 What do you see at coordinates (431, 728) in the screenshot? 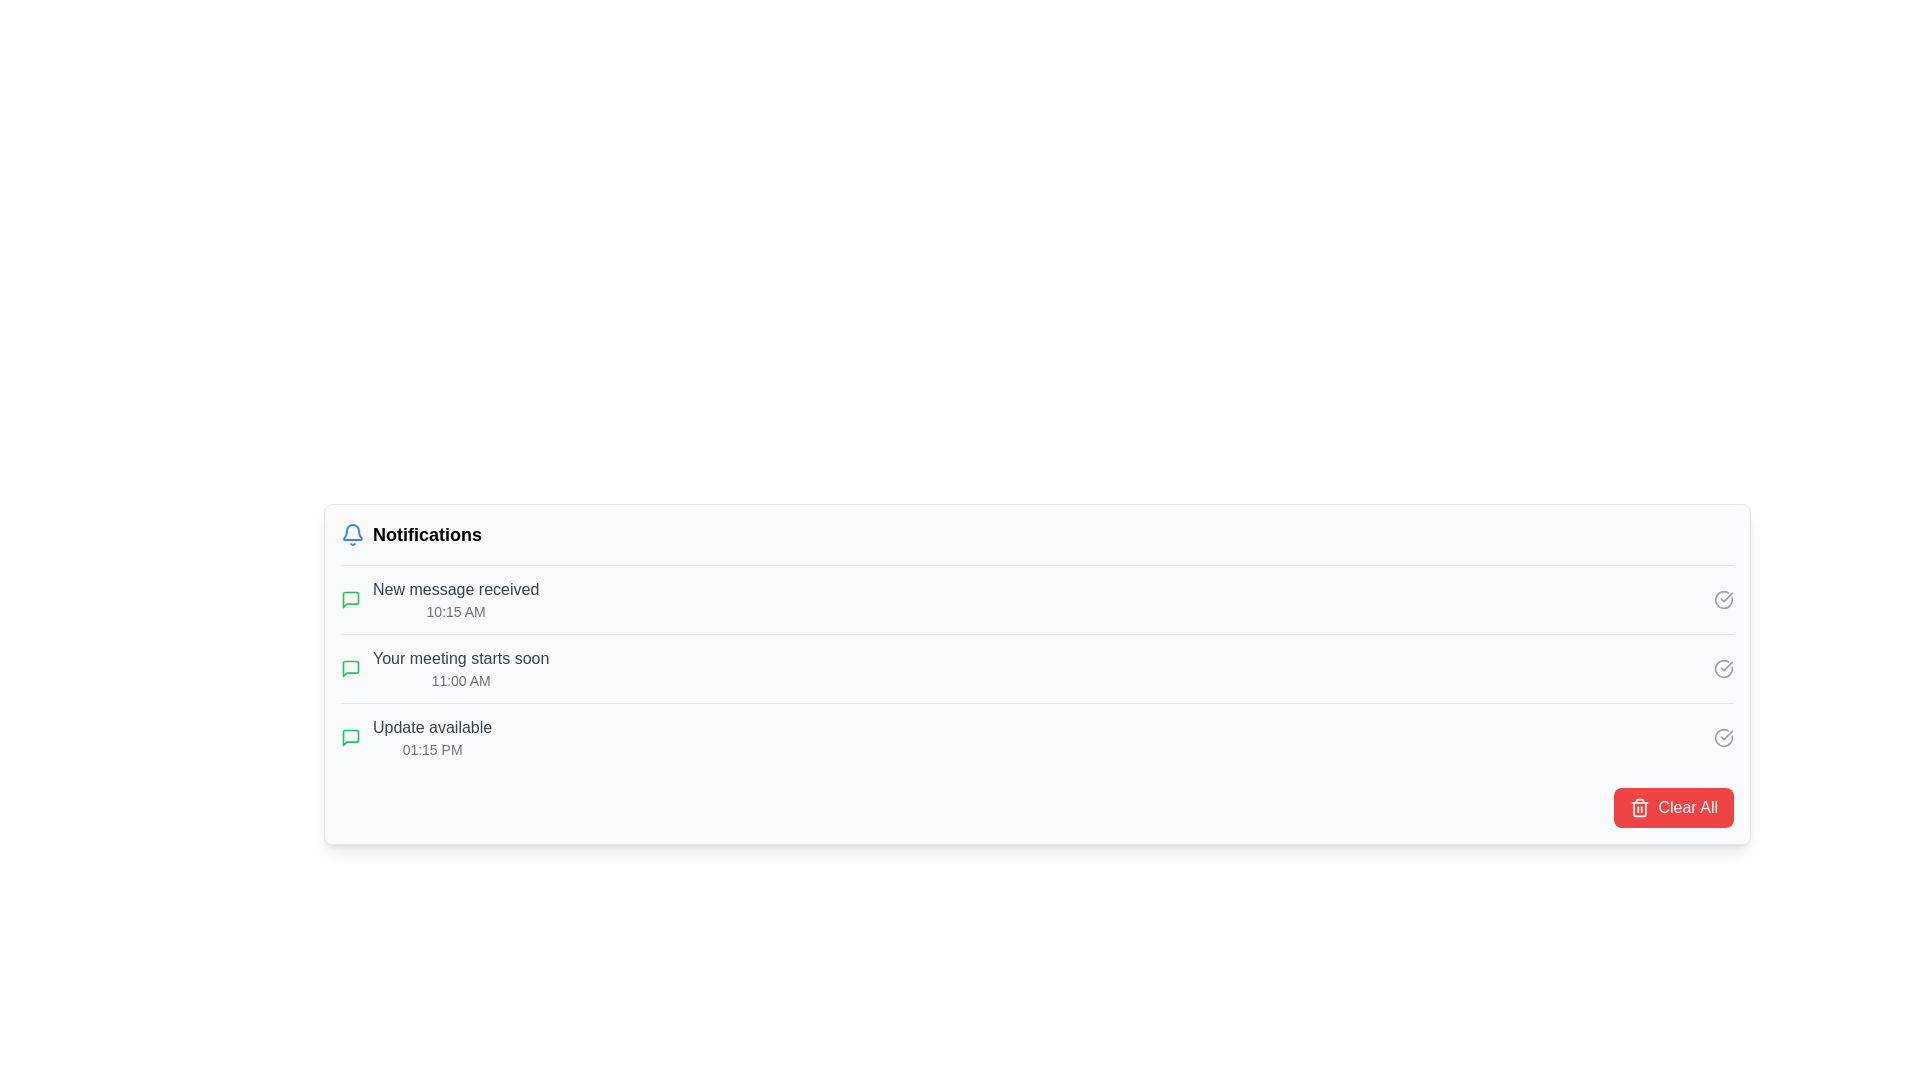
I see `the text label displaying 'Update available' in gray color, located in the third row of the notification list, next to the green icon and above the timestamp '01:15 PM'` at bounding box center [431, 728].